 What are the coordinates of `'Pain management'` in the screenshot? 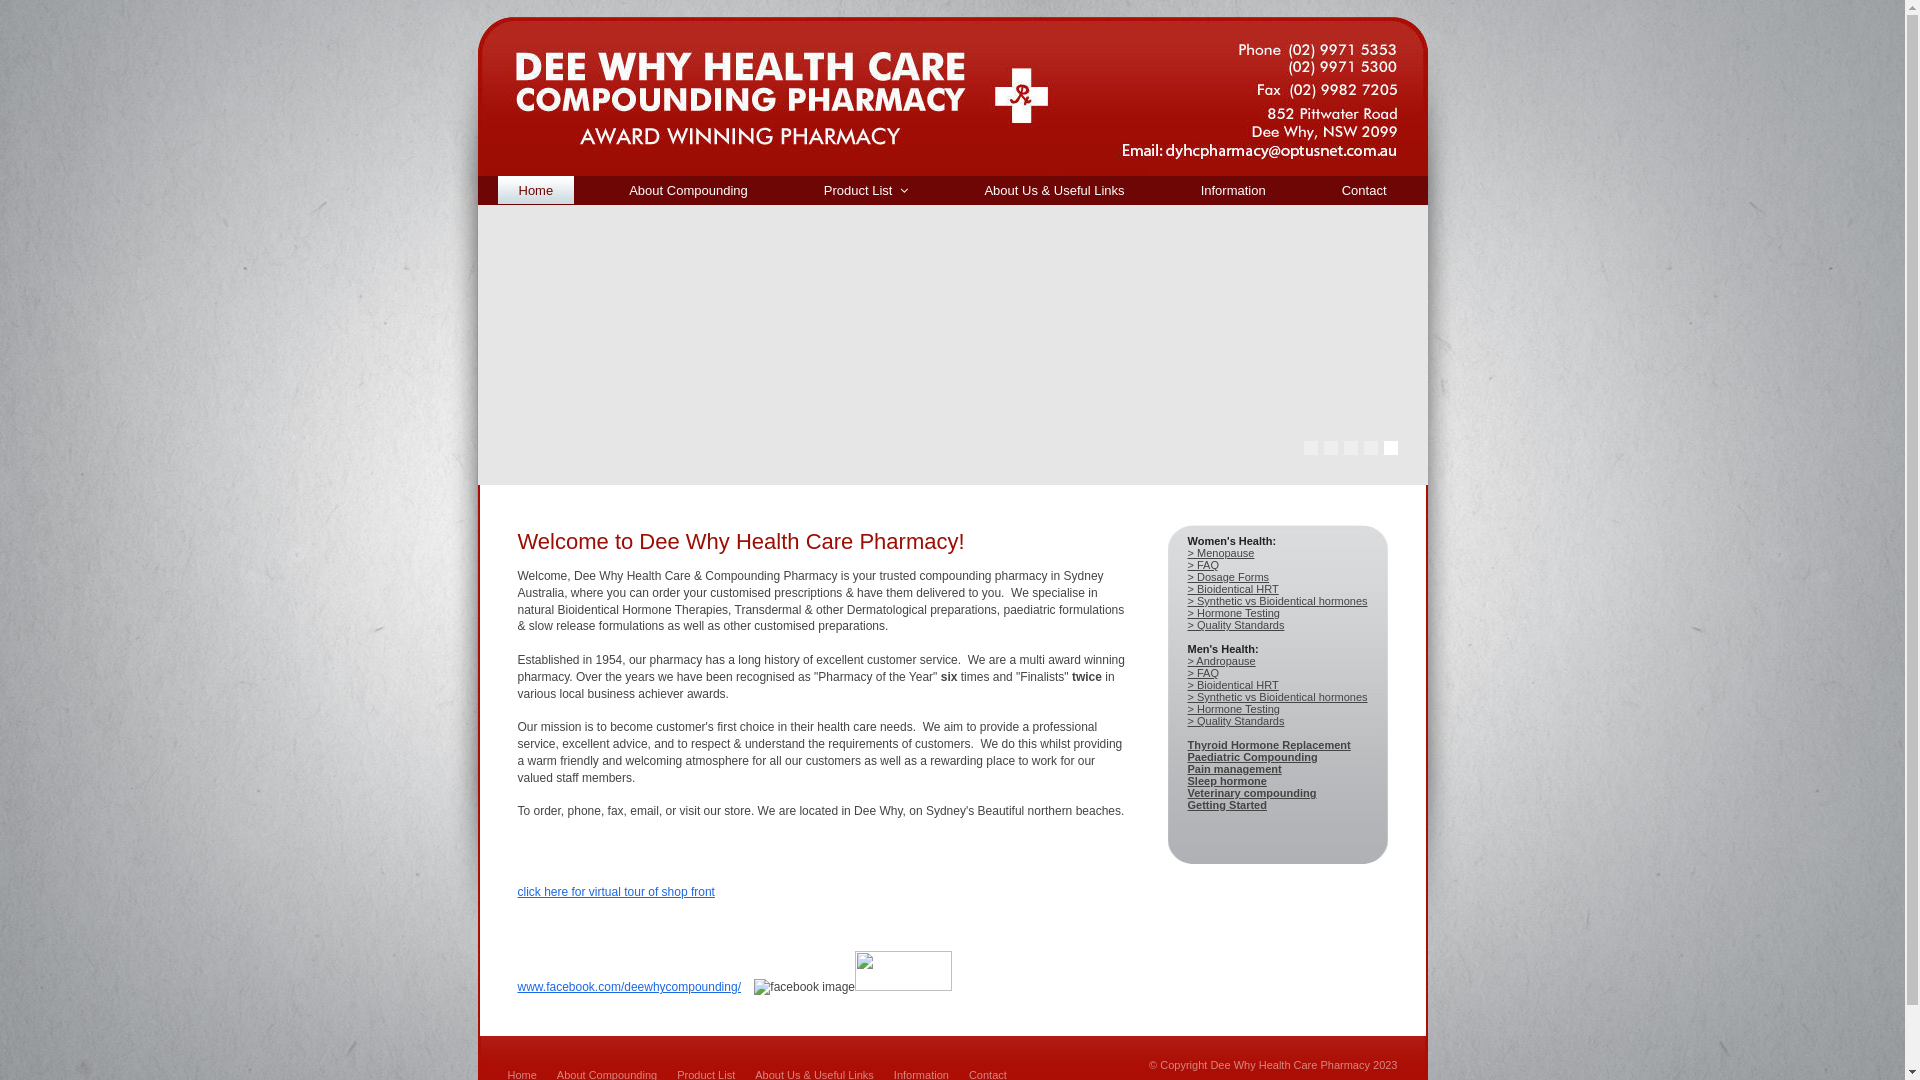 It's located at (1188, 767).